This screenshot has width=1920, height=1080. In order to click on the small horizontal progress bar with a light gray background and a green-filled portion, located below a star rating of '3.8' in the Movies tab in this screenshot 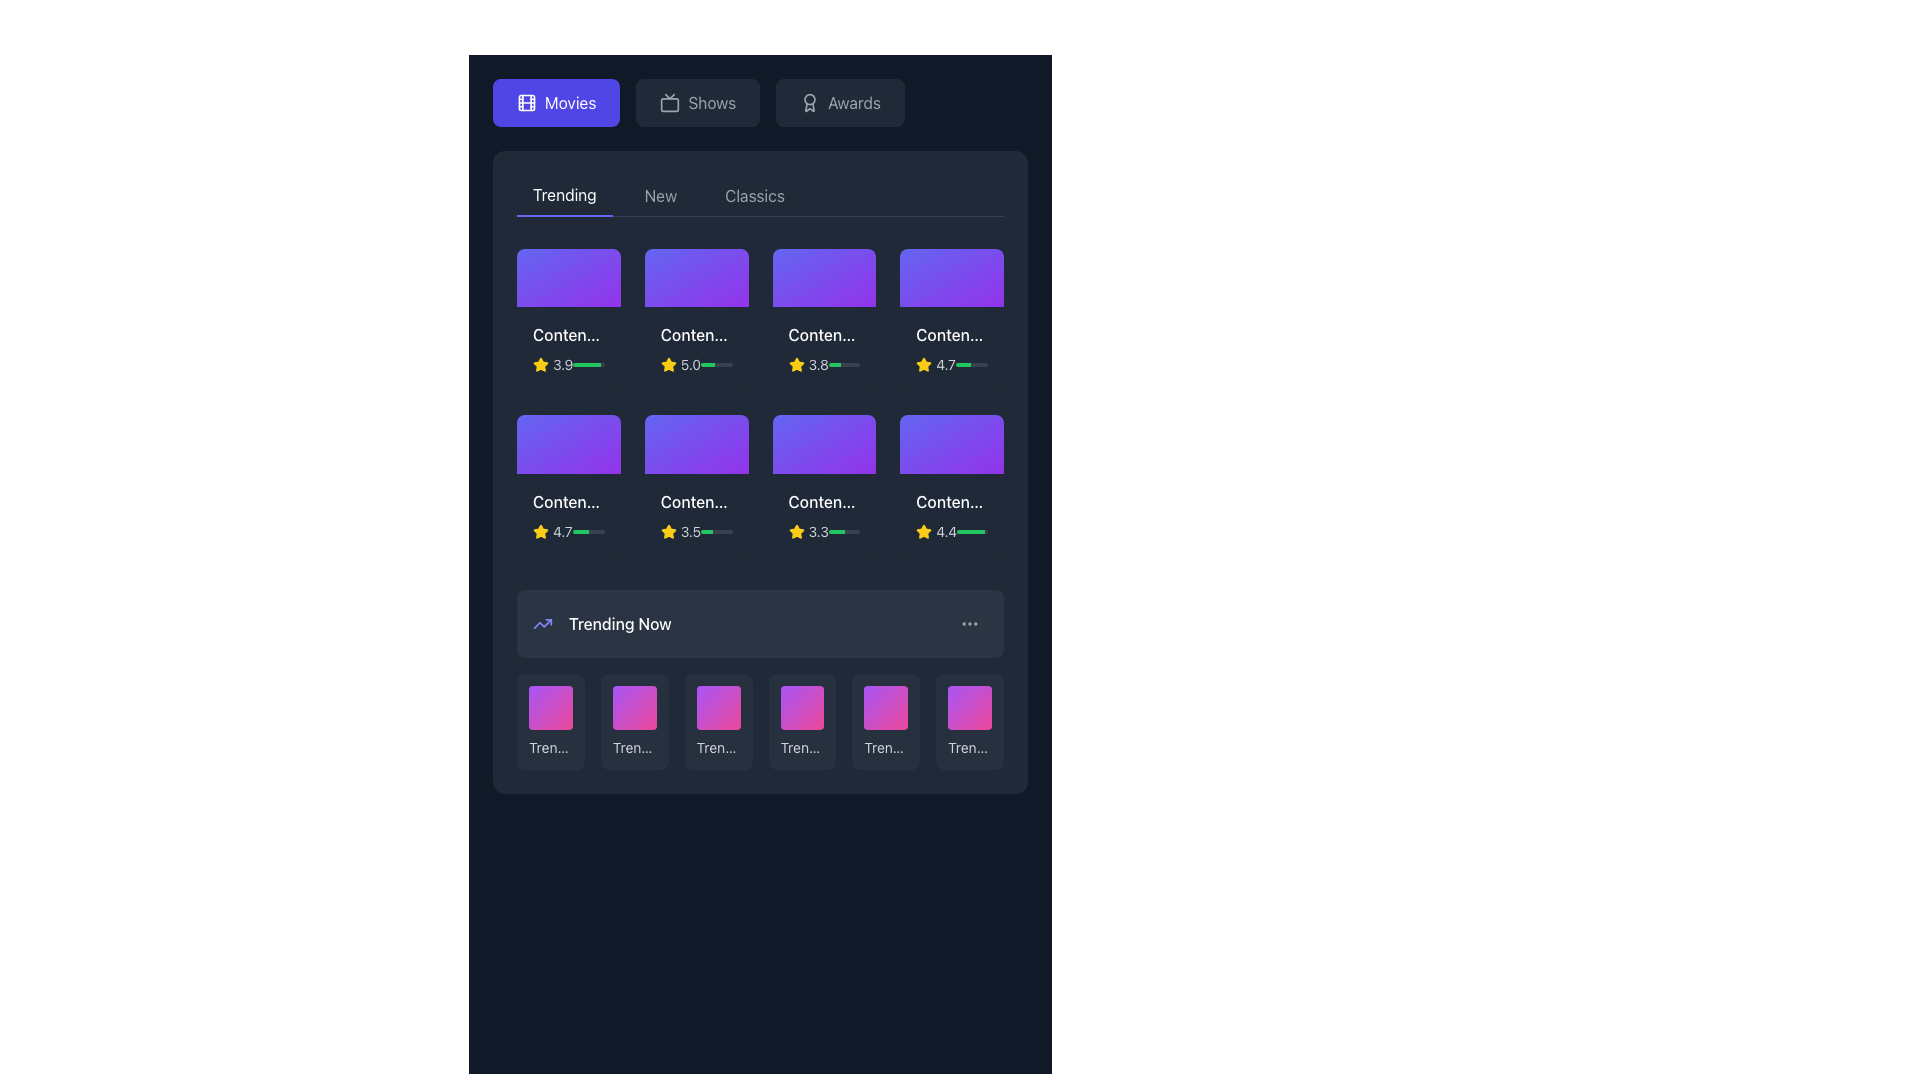, I will do `click(844, 365)`.